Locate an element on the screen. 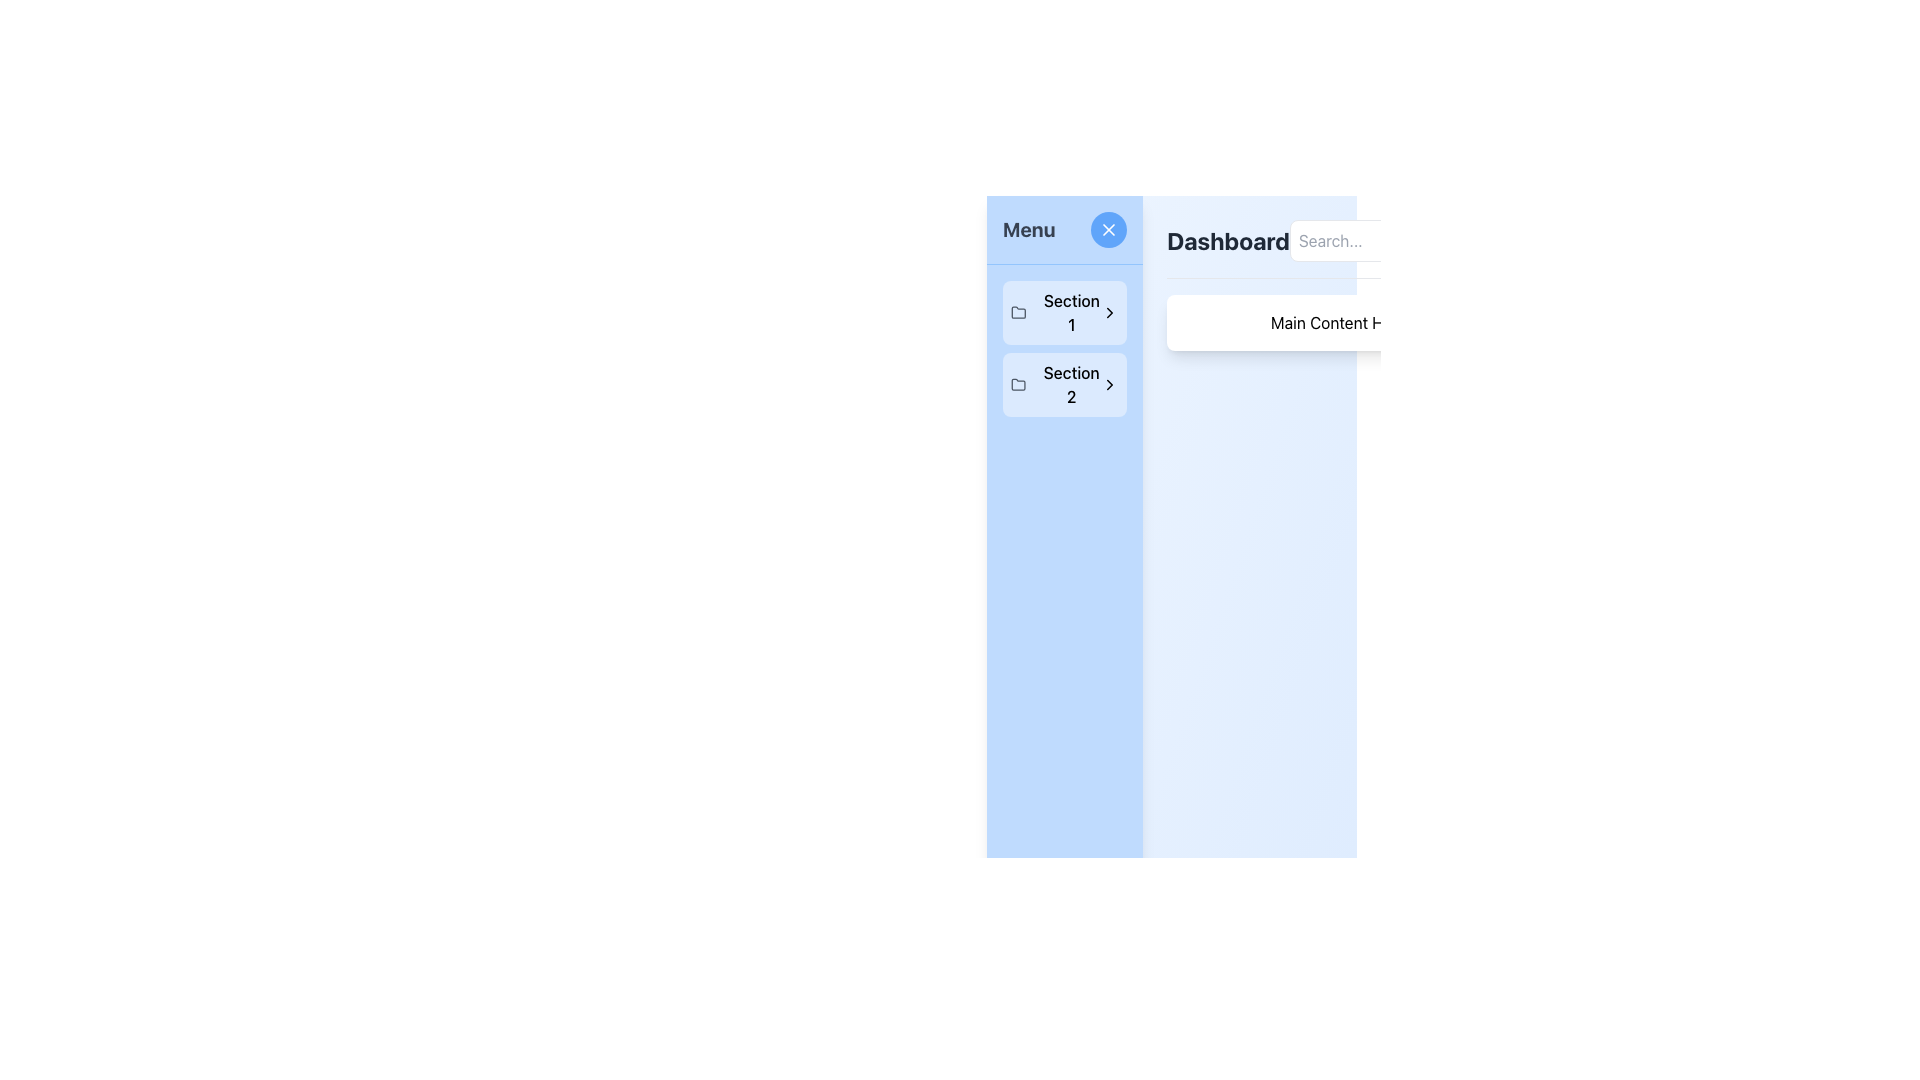 The image size is (1920, 1080). the toggle icon next to the 'Section 1' label is located at coordinates (1109, 312).